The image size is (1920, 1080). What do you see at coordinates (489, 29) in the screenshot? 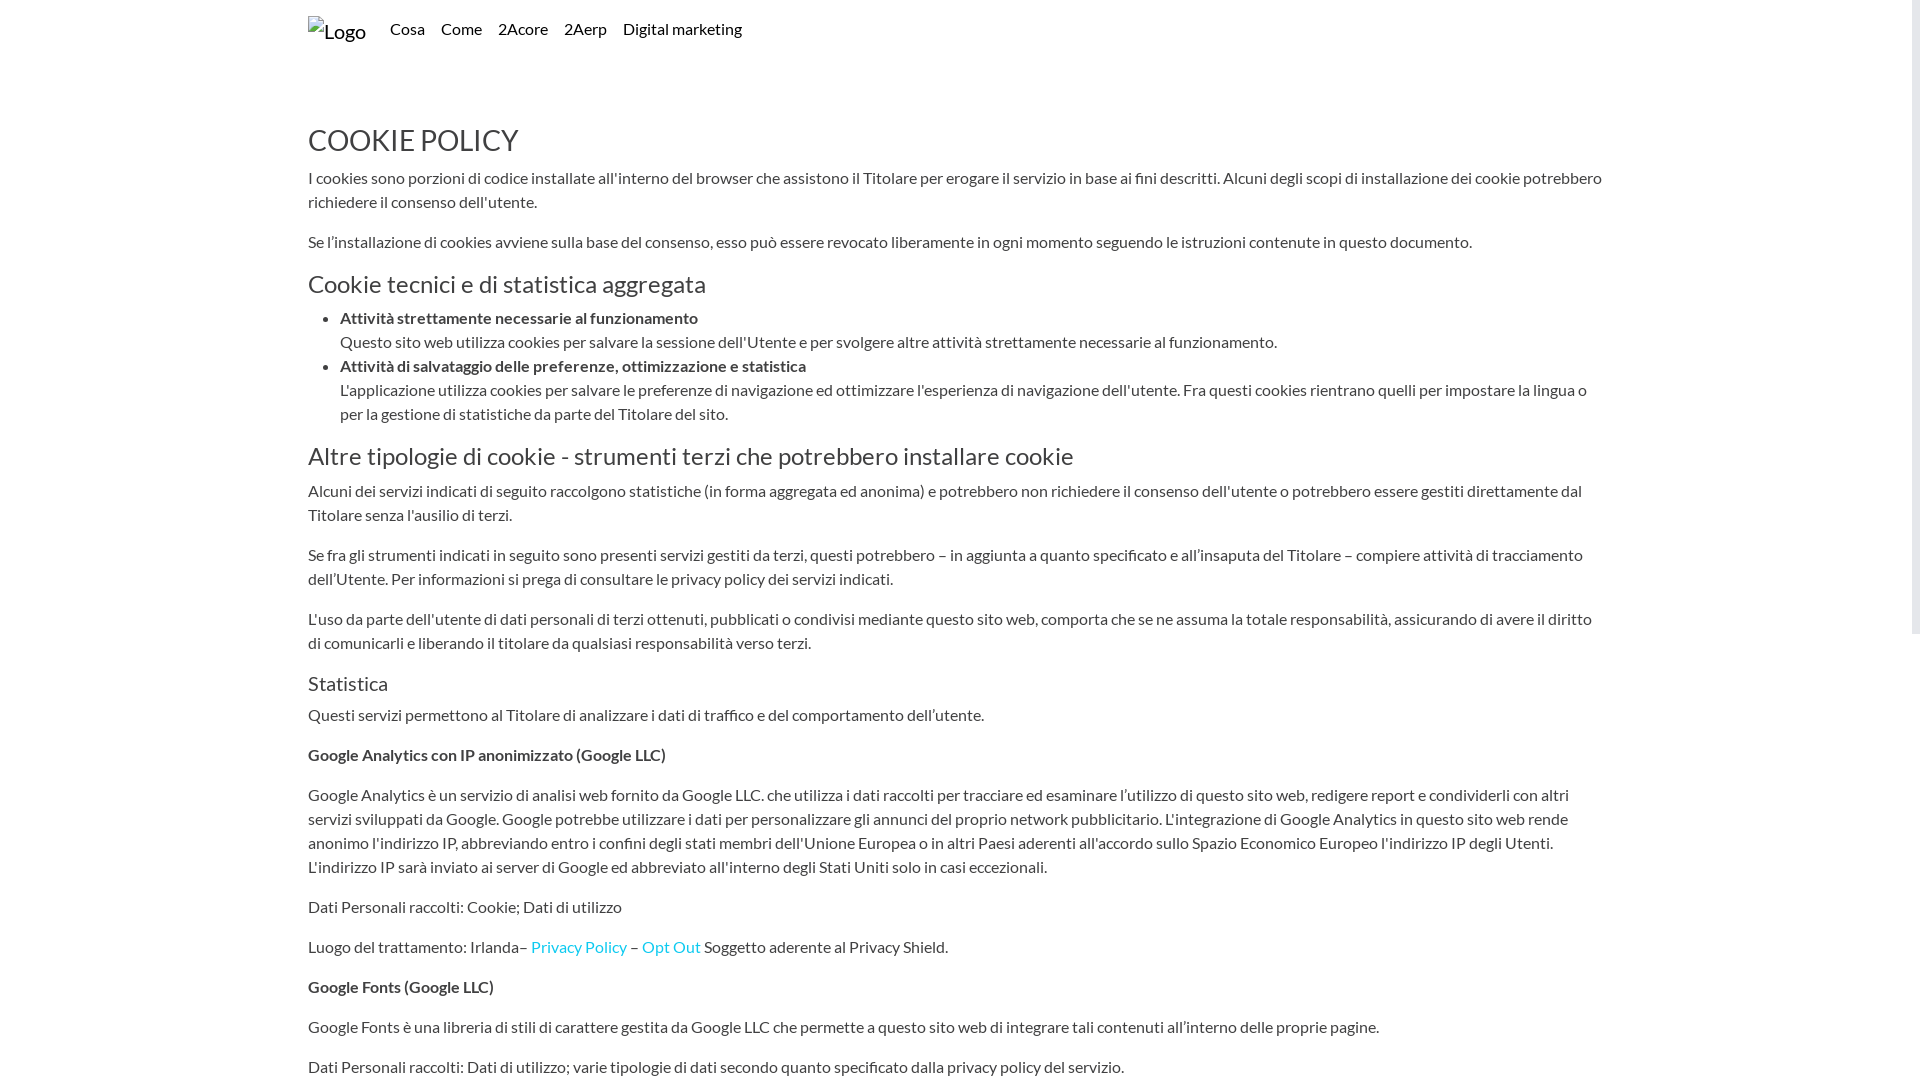
I see `'2Acore'` at bounding box center [489, 29].